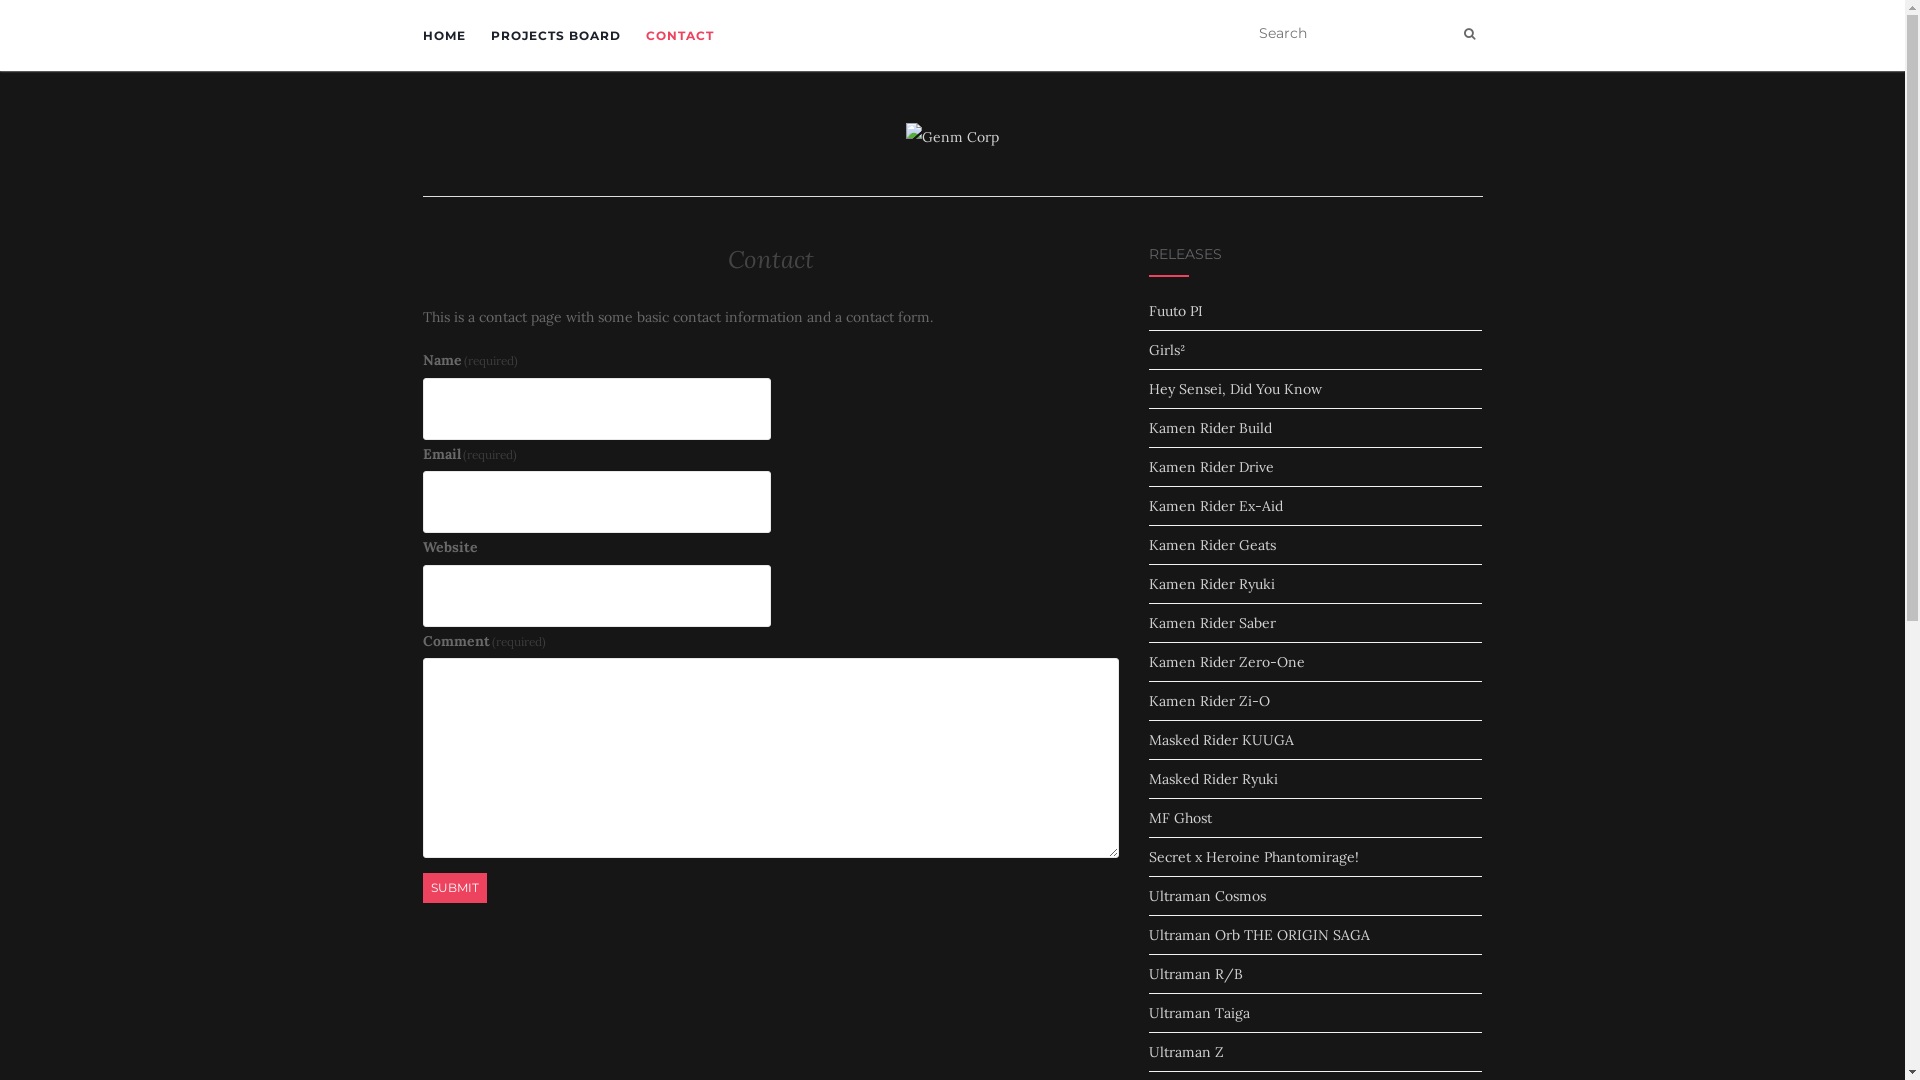 This screenshot has height=1080, width=1920. Describe the element at coordinates (1214, 504) in the screenshot. I see `'Kamen Rider Ex-Aid'` at that location.